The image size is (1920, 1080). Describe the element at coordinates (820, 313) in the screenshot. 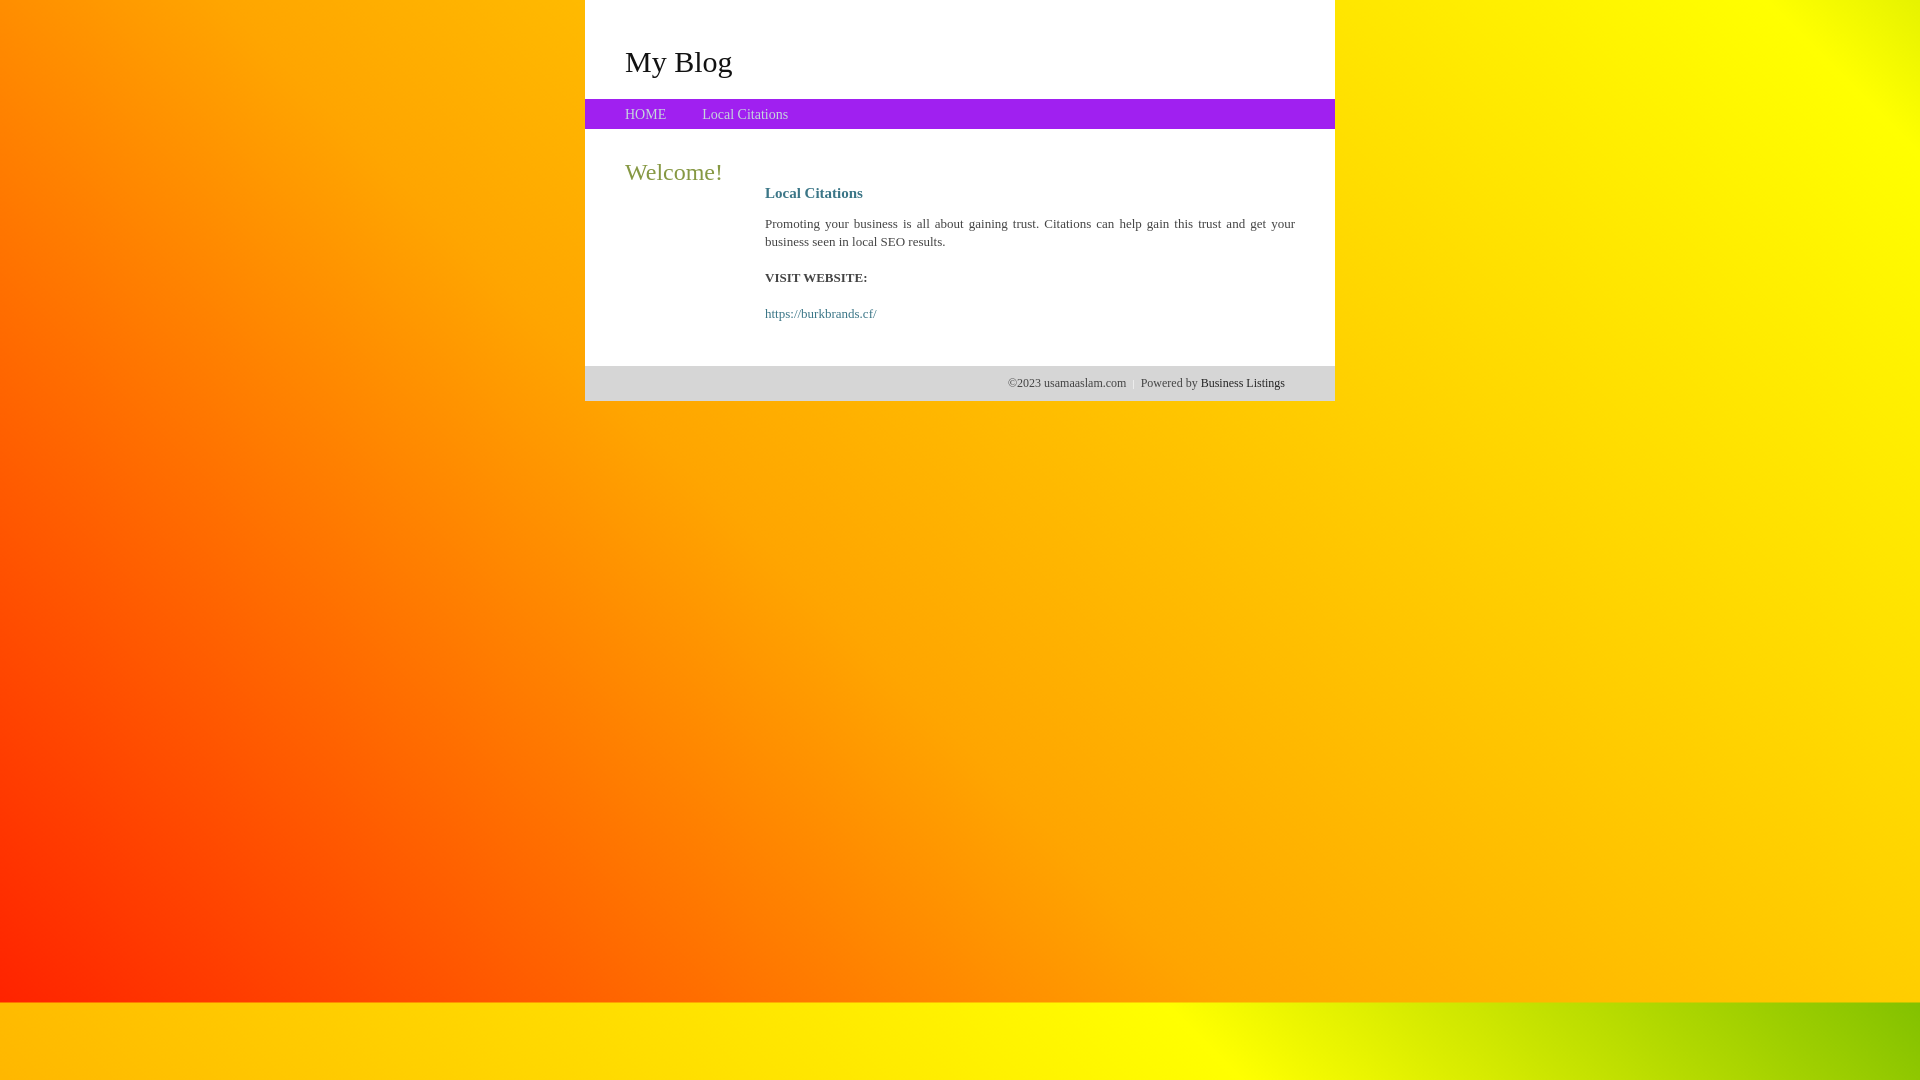

I see `'https://burkbrands.cf/'` at that location.